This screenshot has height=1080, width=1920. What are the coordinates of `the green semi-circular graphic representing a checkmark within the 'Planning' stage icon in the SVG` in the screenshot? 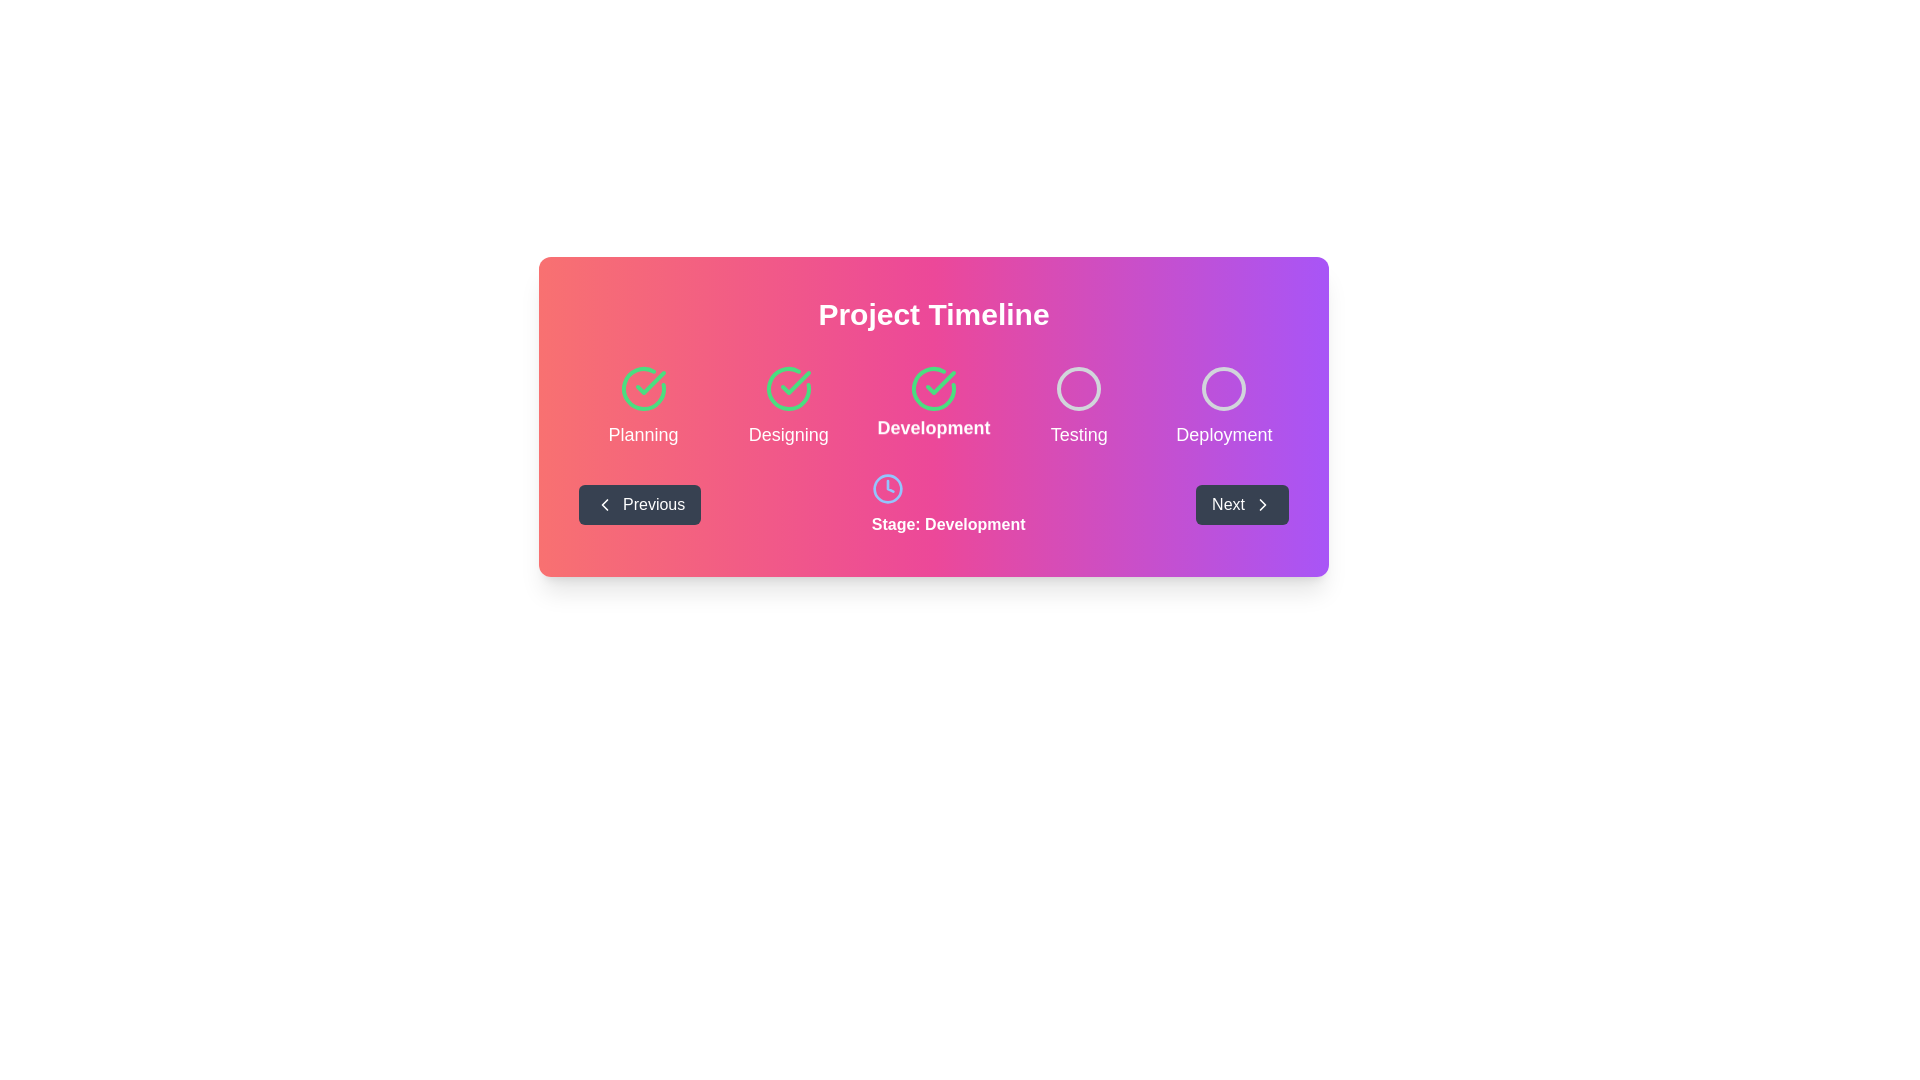 It's located at (643, 389).